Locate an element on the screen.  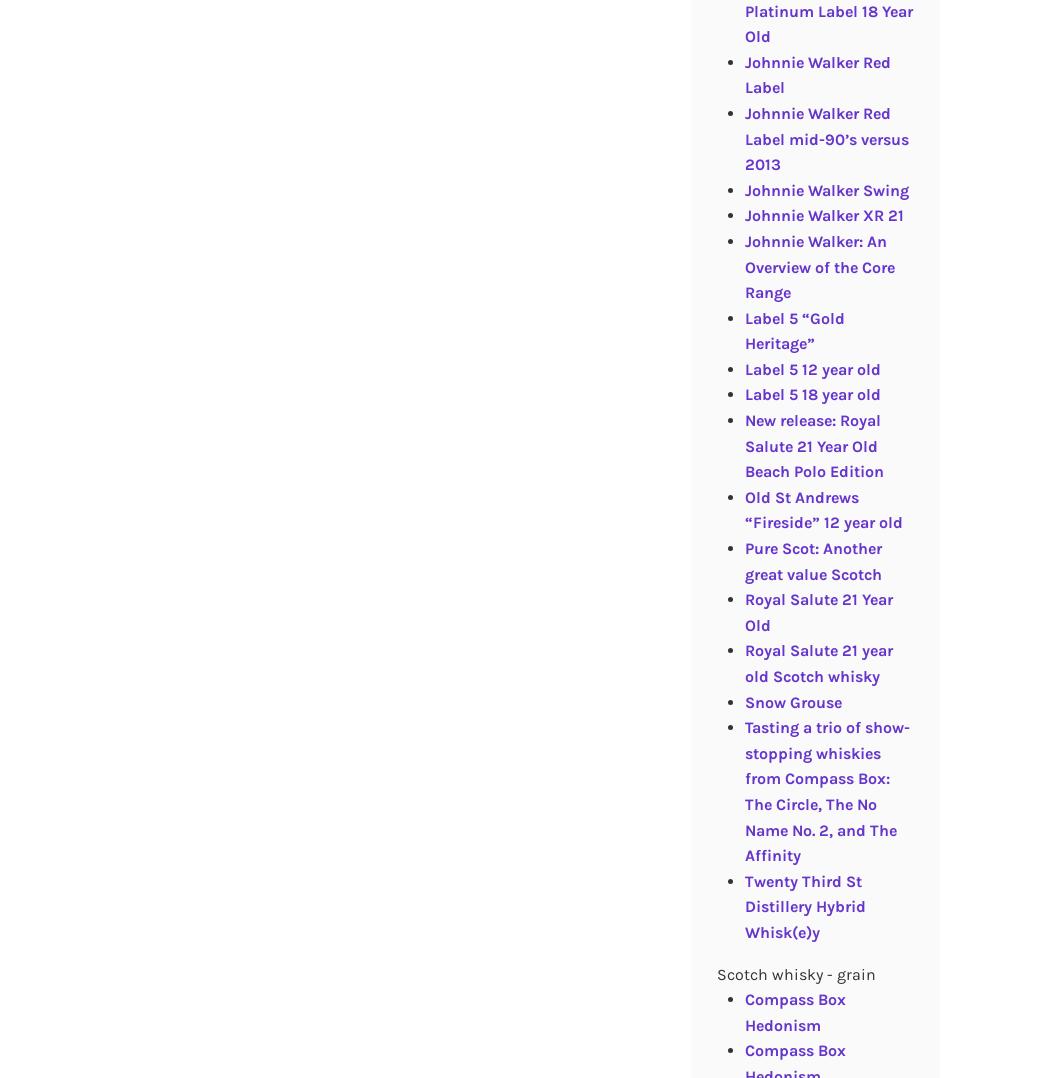
'Label 5 12 year old' is located at coordinates (810, 368).